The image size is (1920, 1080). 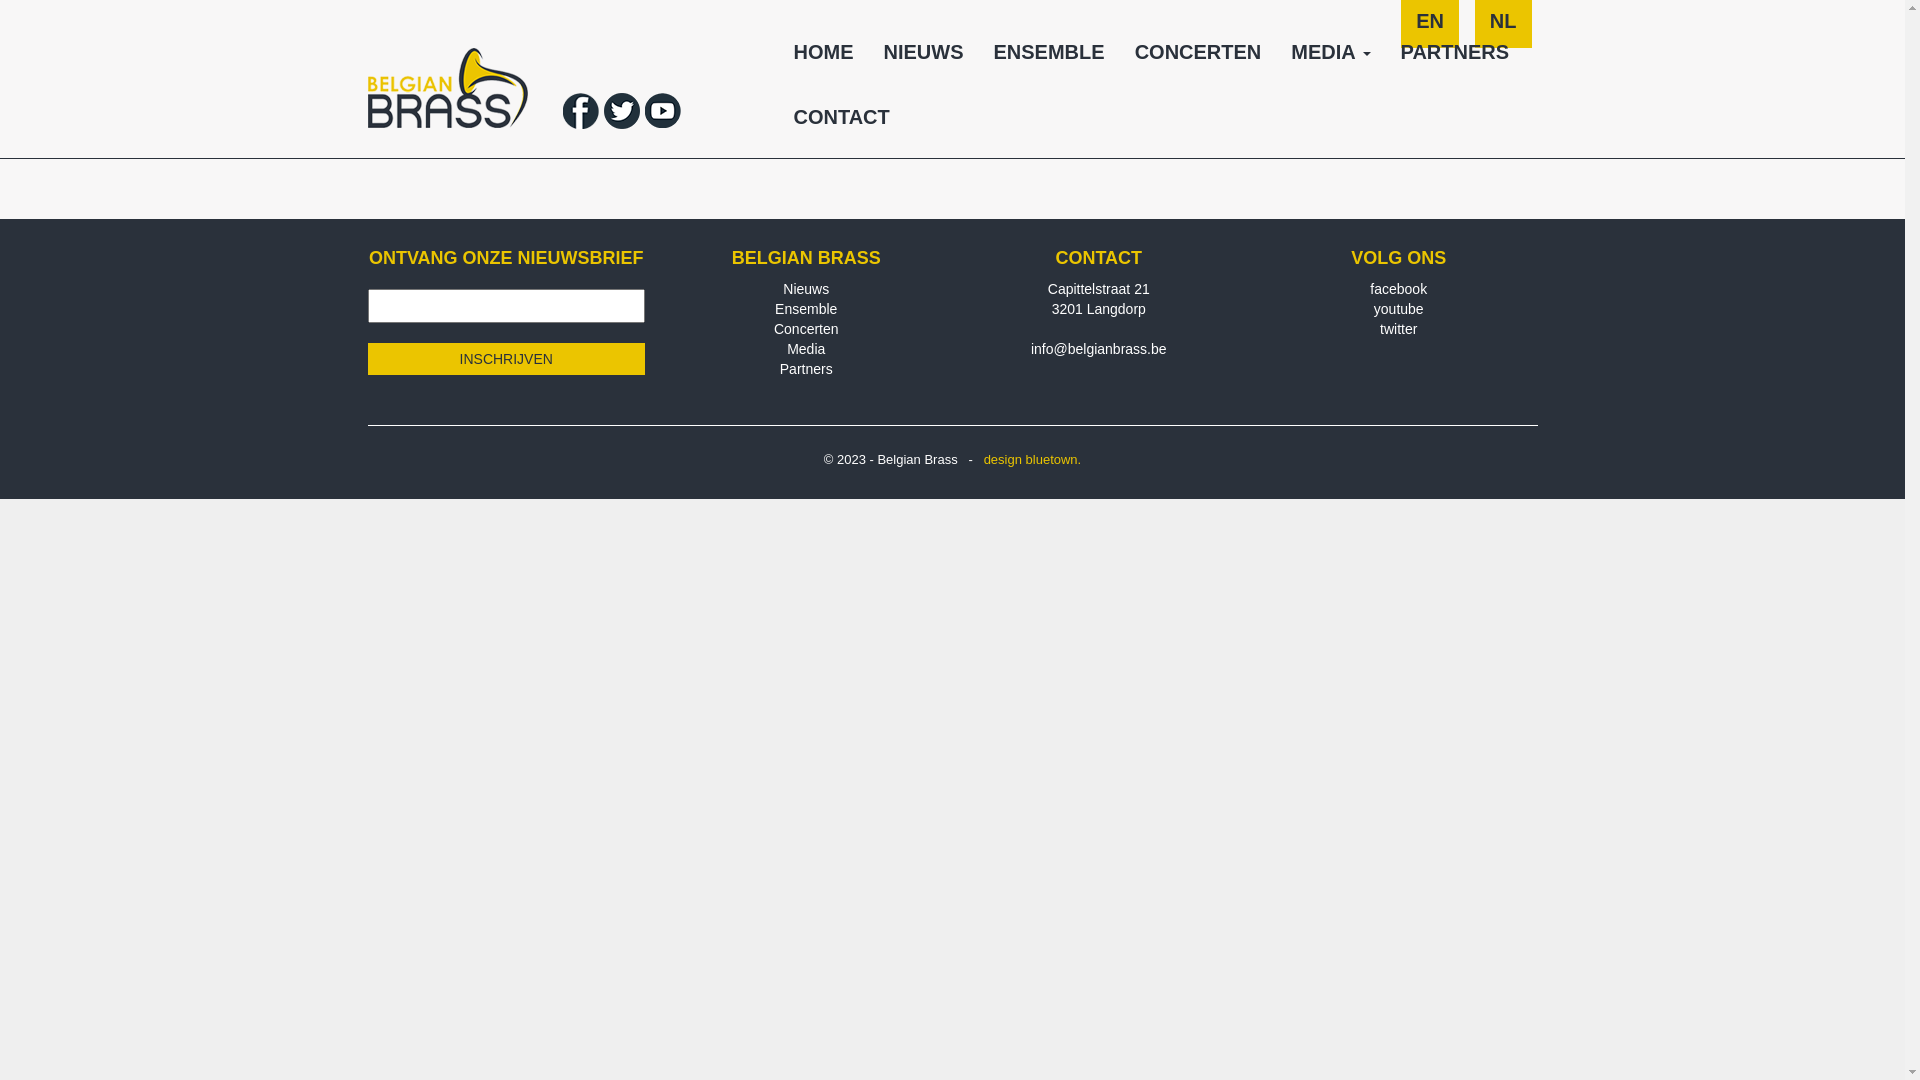 What do you see at coordinates (1368, 289) in the screenshot?
I see `'facebook'` at bounding box center [1368, 289].